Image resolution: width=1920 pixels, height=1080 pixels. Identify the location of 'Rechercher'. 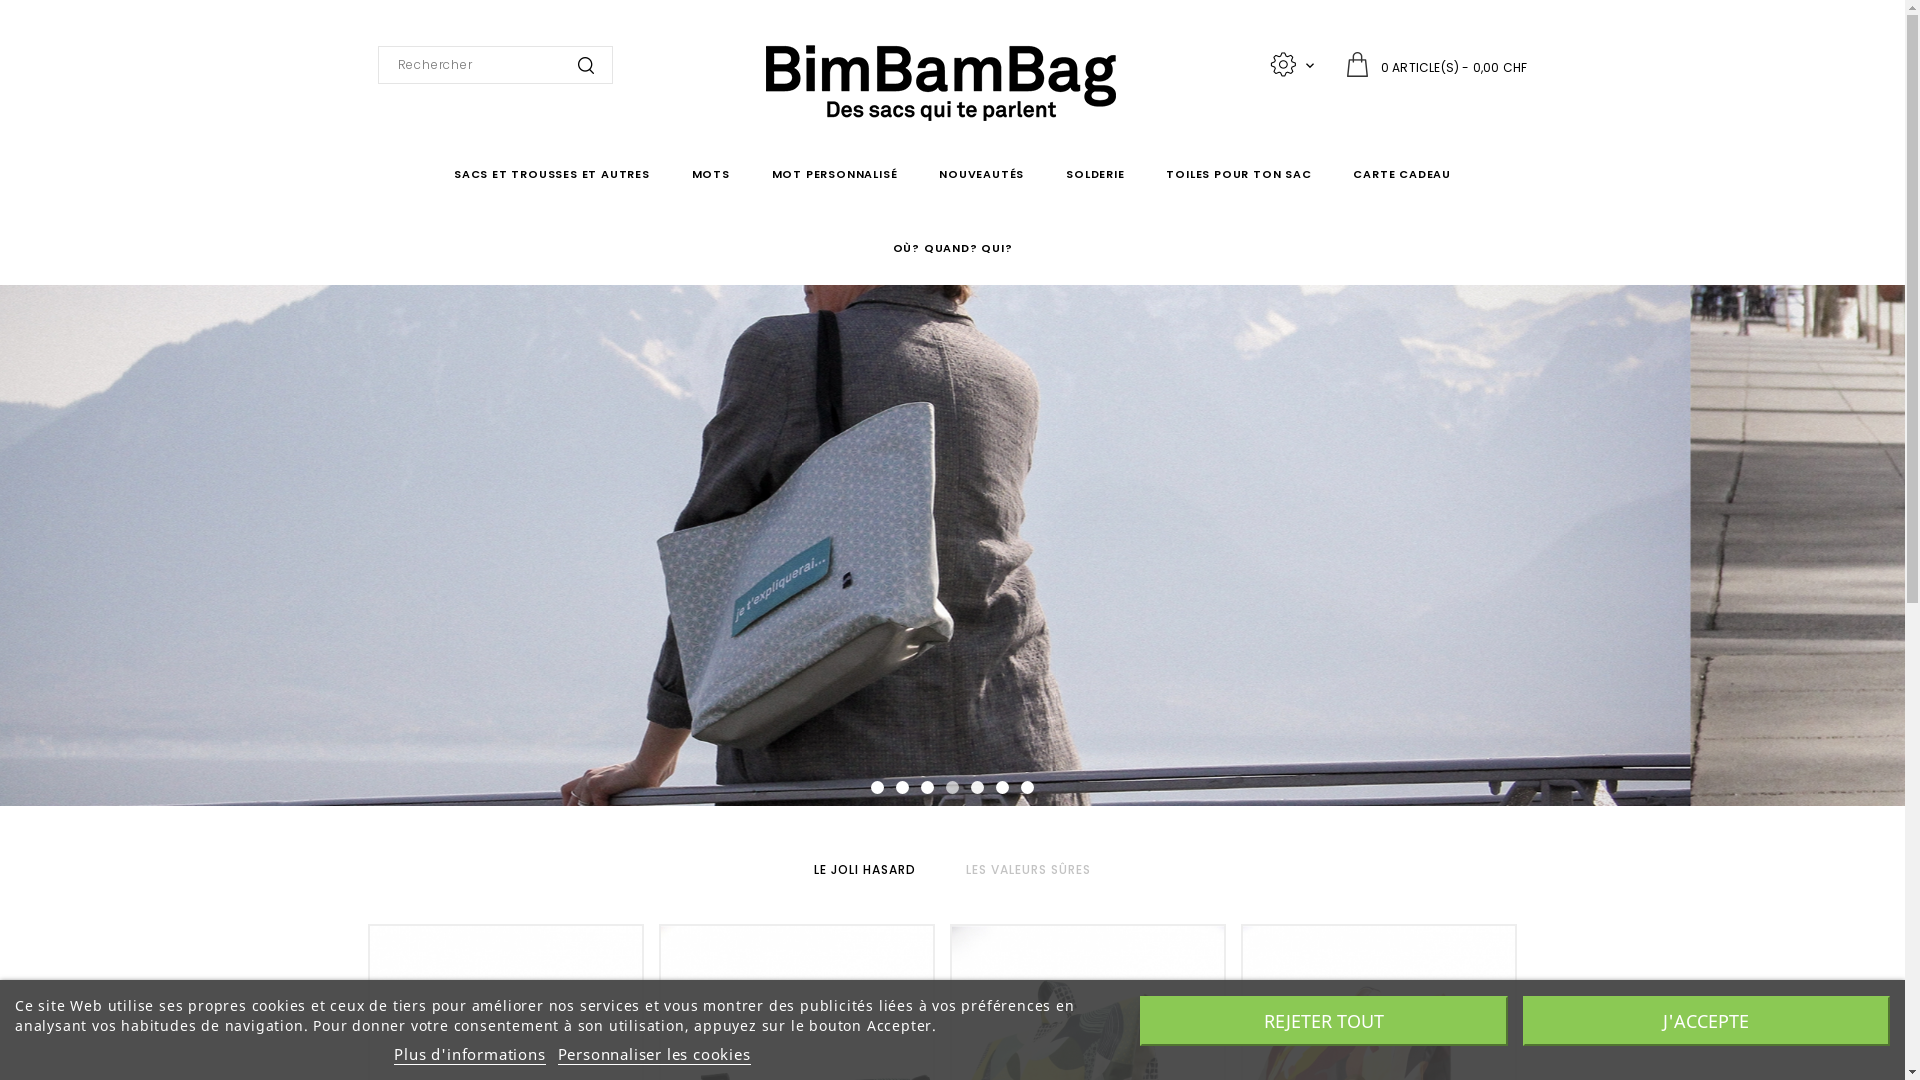
(584, 64).